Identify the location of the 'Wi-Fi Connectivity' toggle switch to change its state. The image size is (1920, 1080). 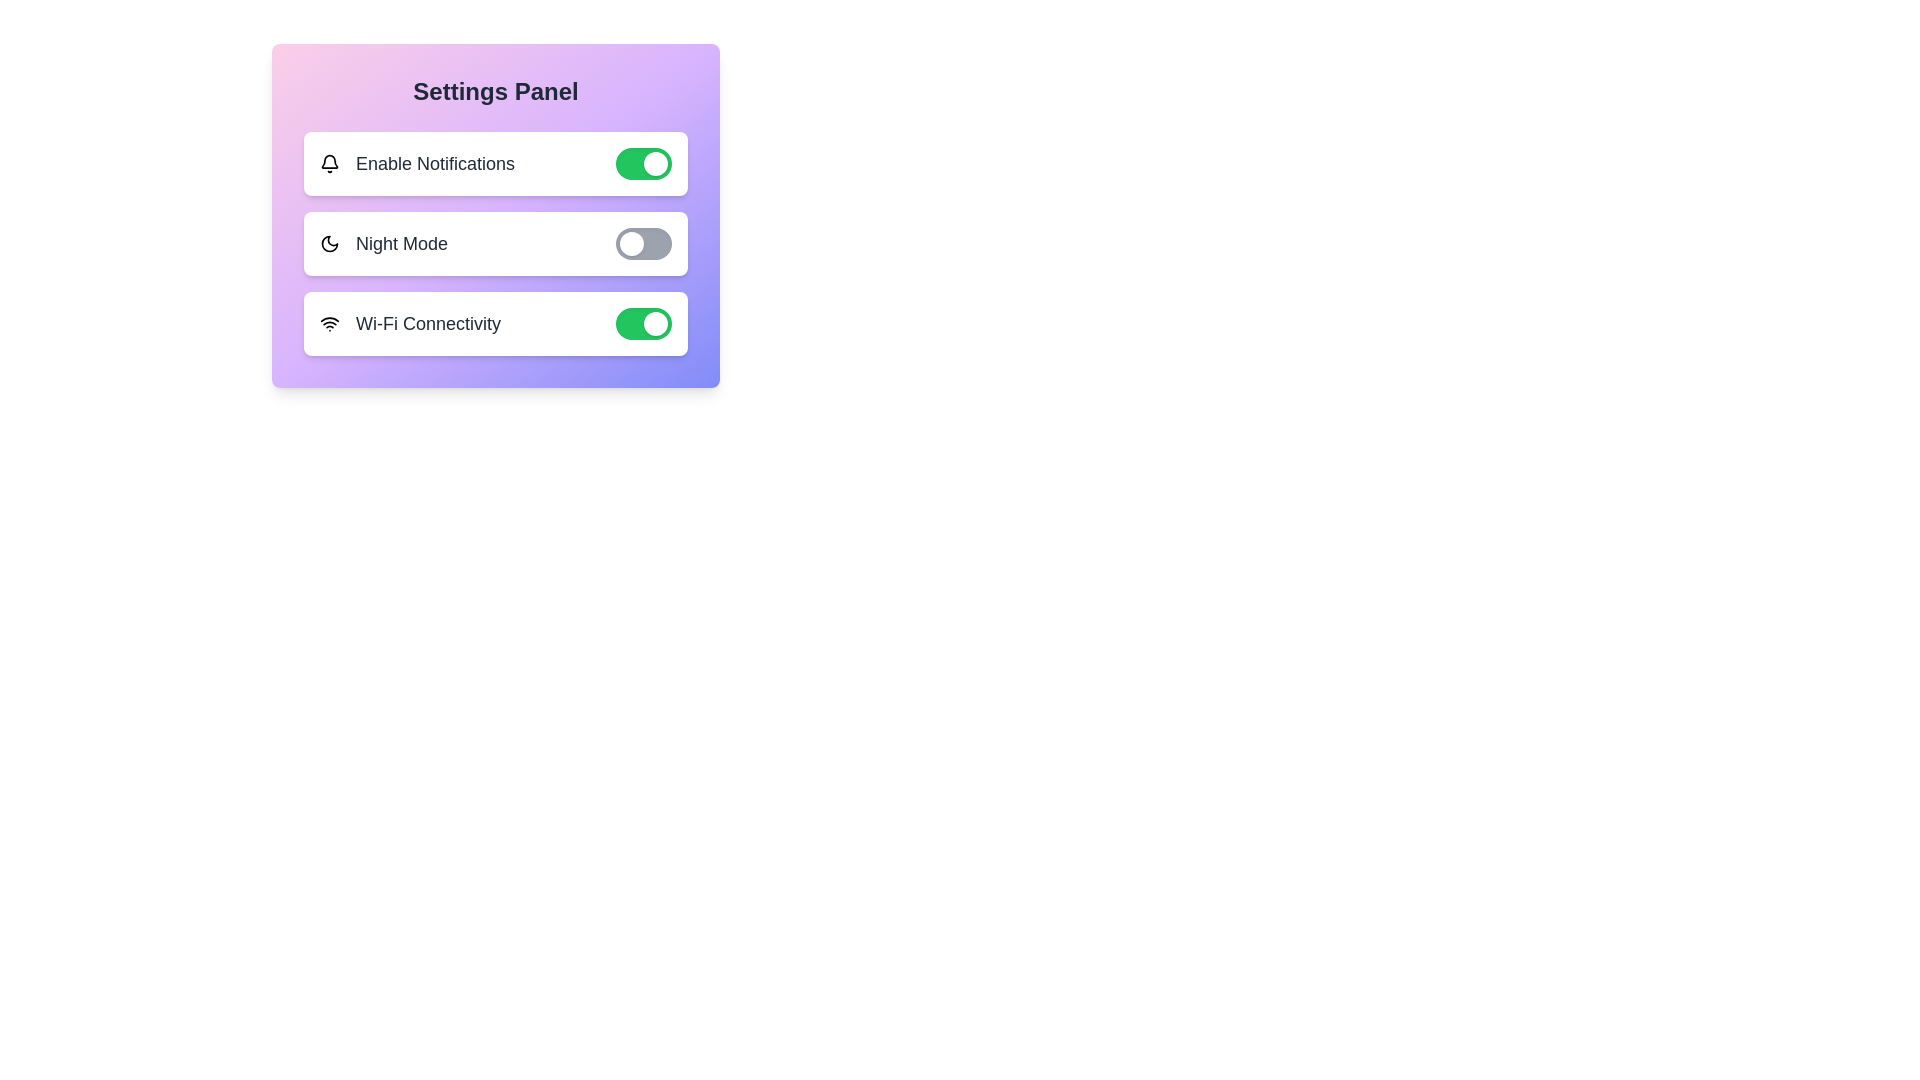
(643, 323).